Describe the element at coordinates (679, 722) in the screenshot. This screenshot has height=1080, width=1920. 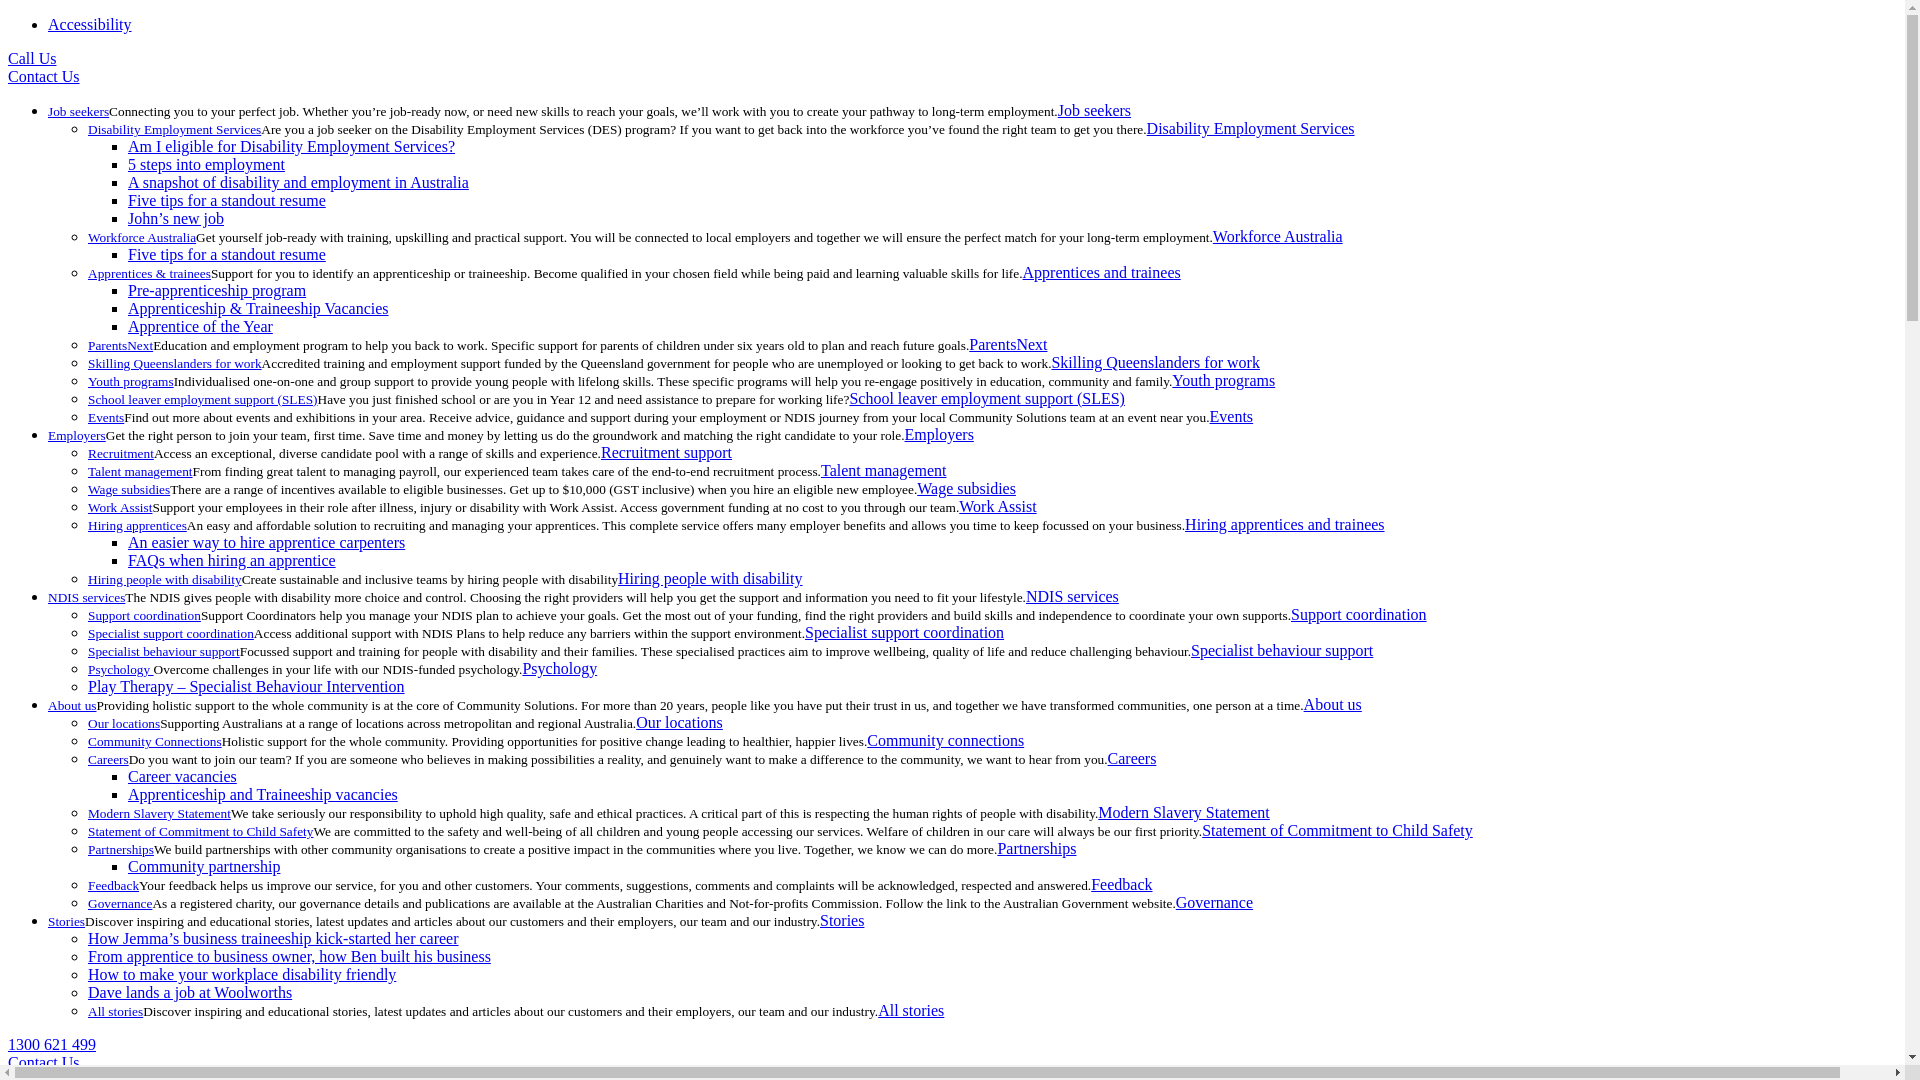
I see `'Our locations'` at that location.